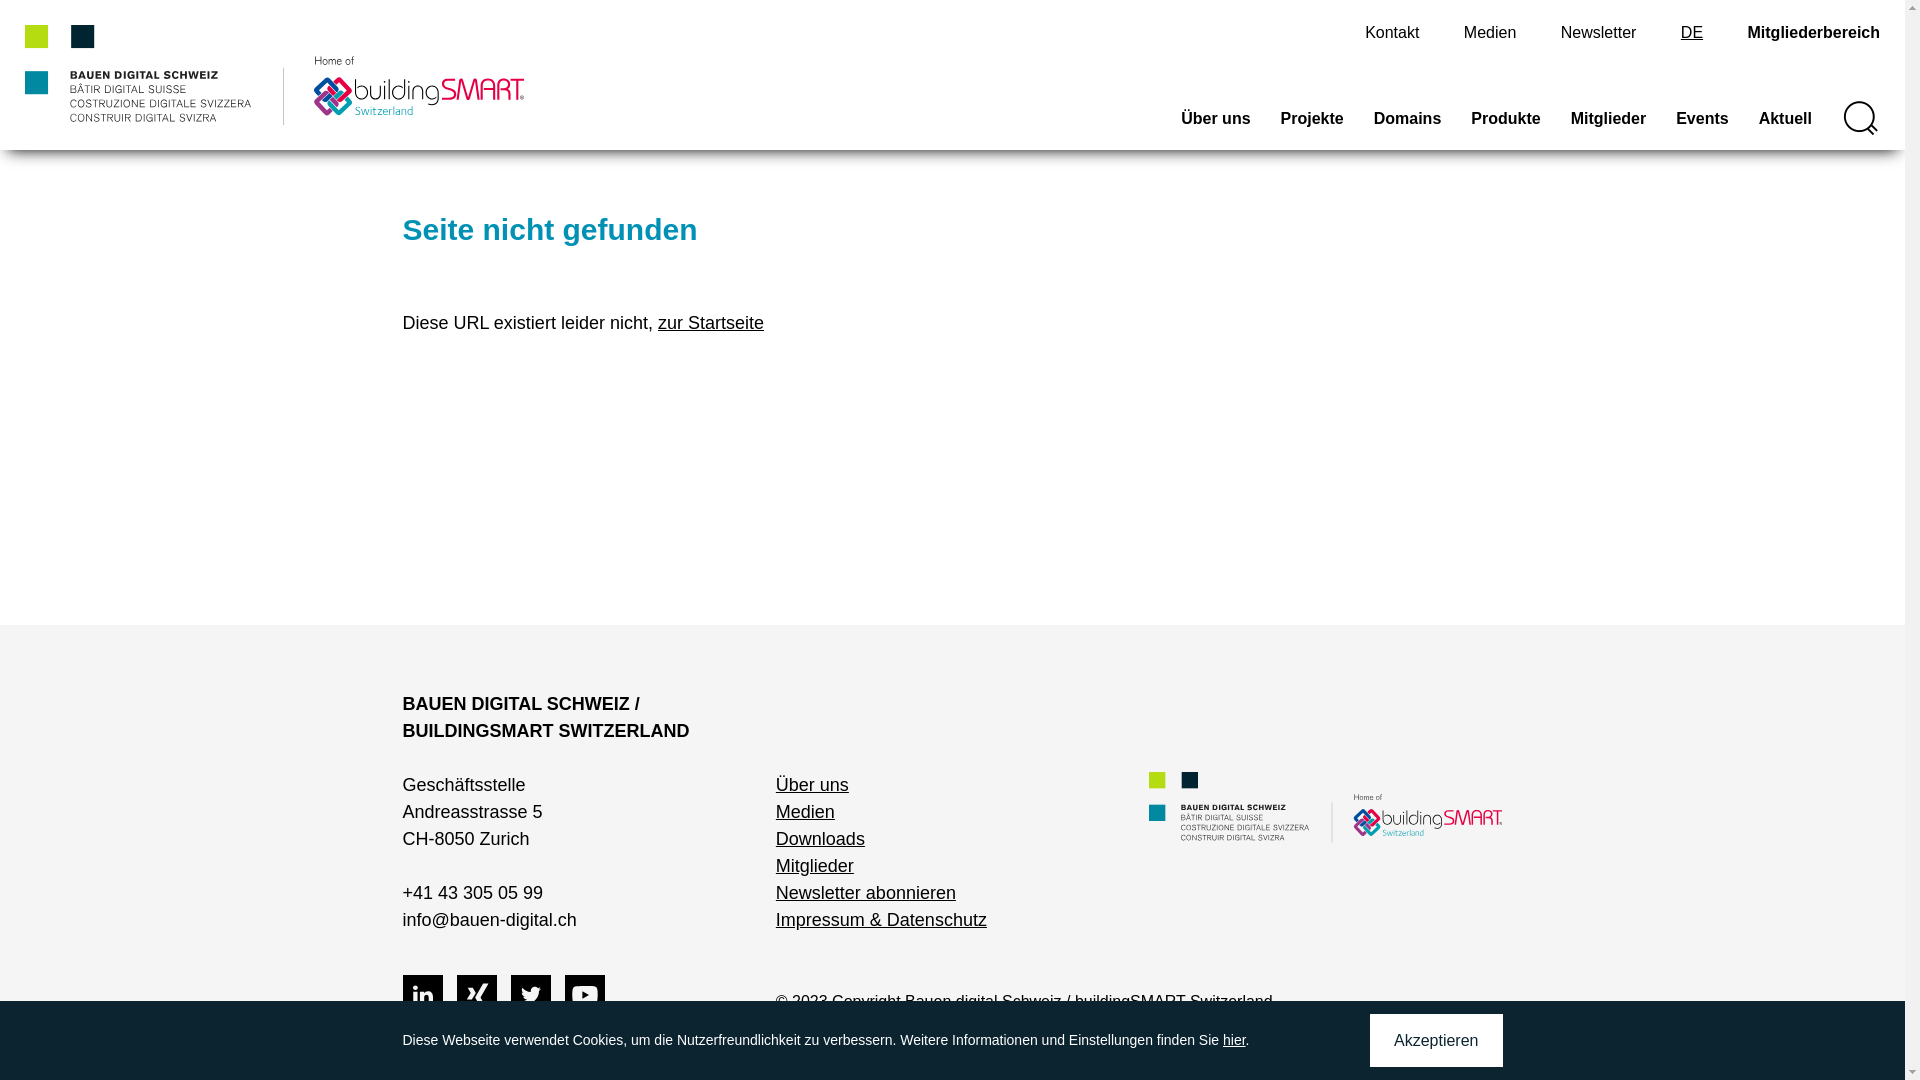  Describe the element at coordinates (1505, 127) in the screenshot. I see `'Produkte'` at that location.